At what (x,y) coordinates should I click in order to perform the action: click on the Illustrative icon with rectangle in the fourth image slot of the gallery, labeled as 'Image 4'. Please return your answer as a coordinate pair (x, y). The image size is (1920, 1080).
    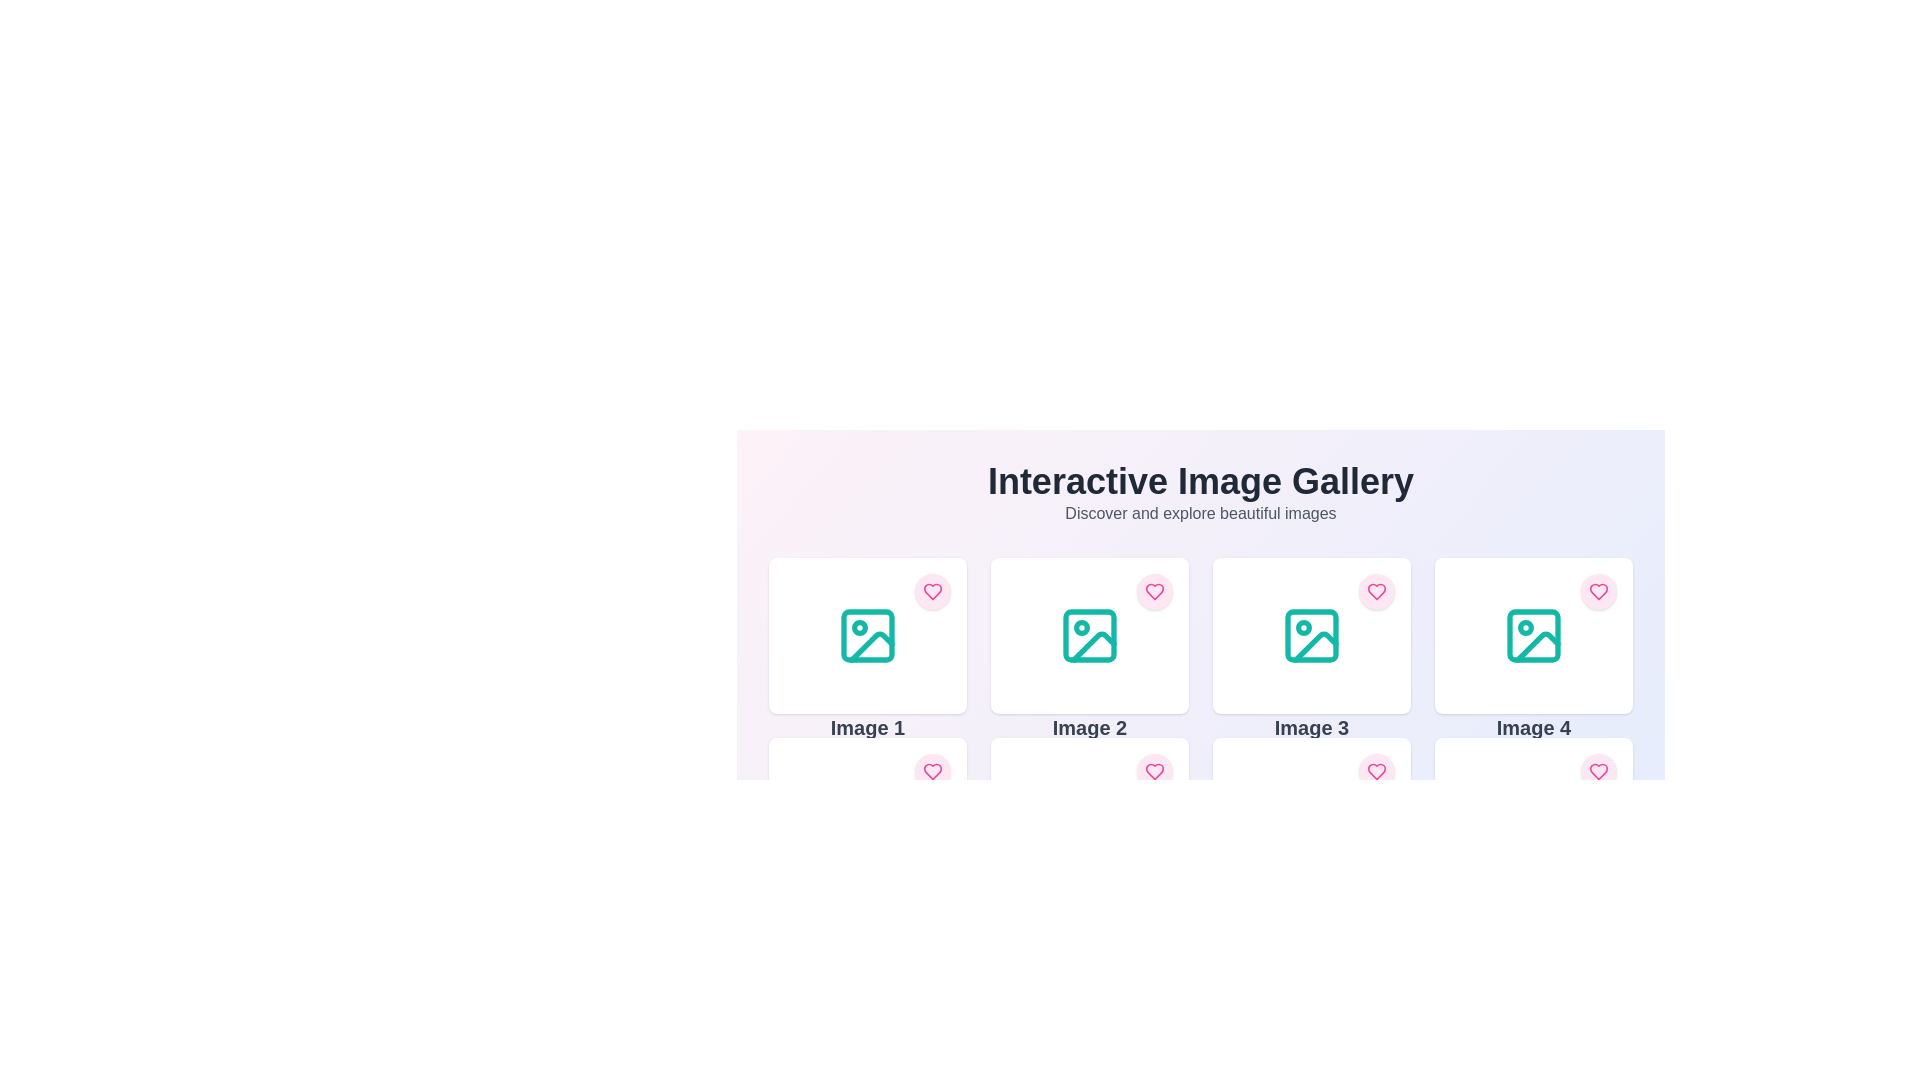
    Looking at the image, I should click on (1533, 636).